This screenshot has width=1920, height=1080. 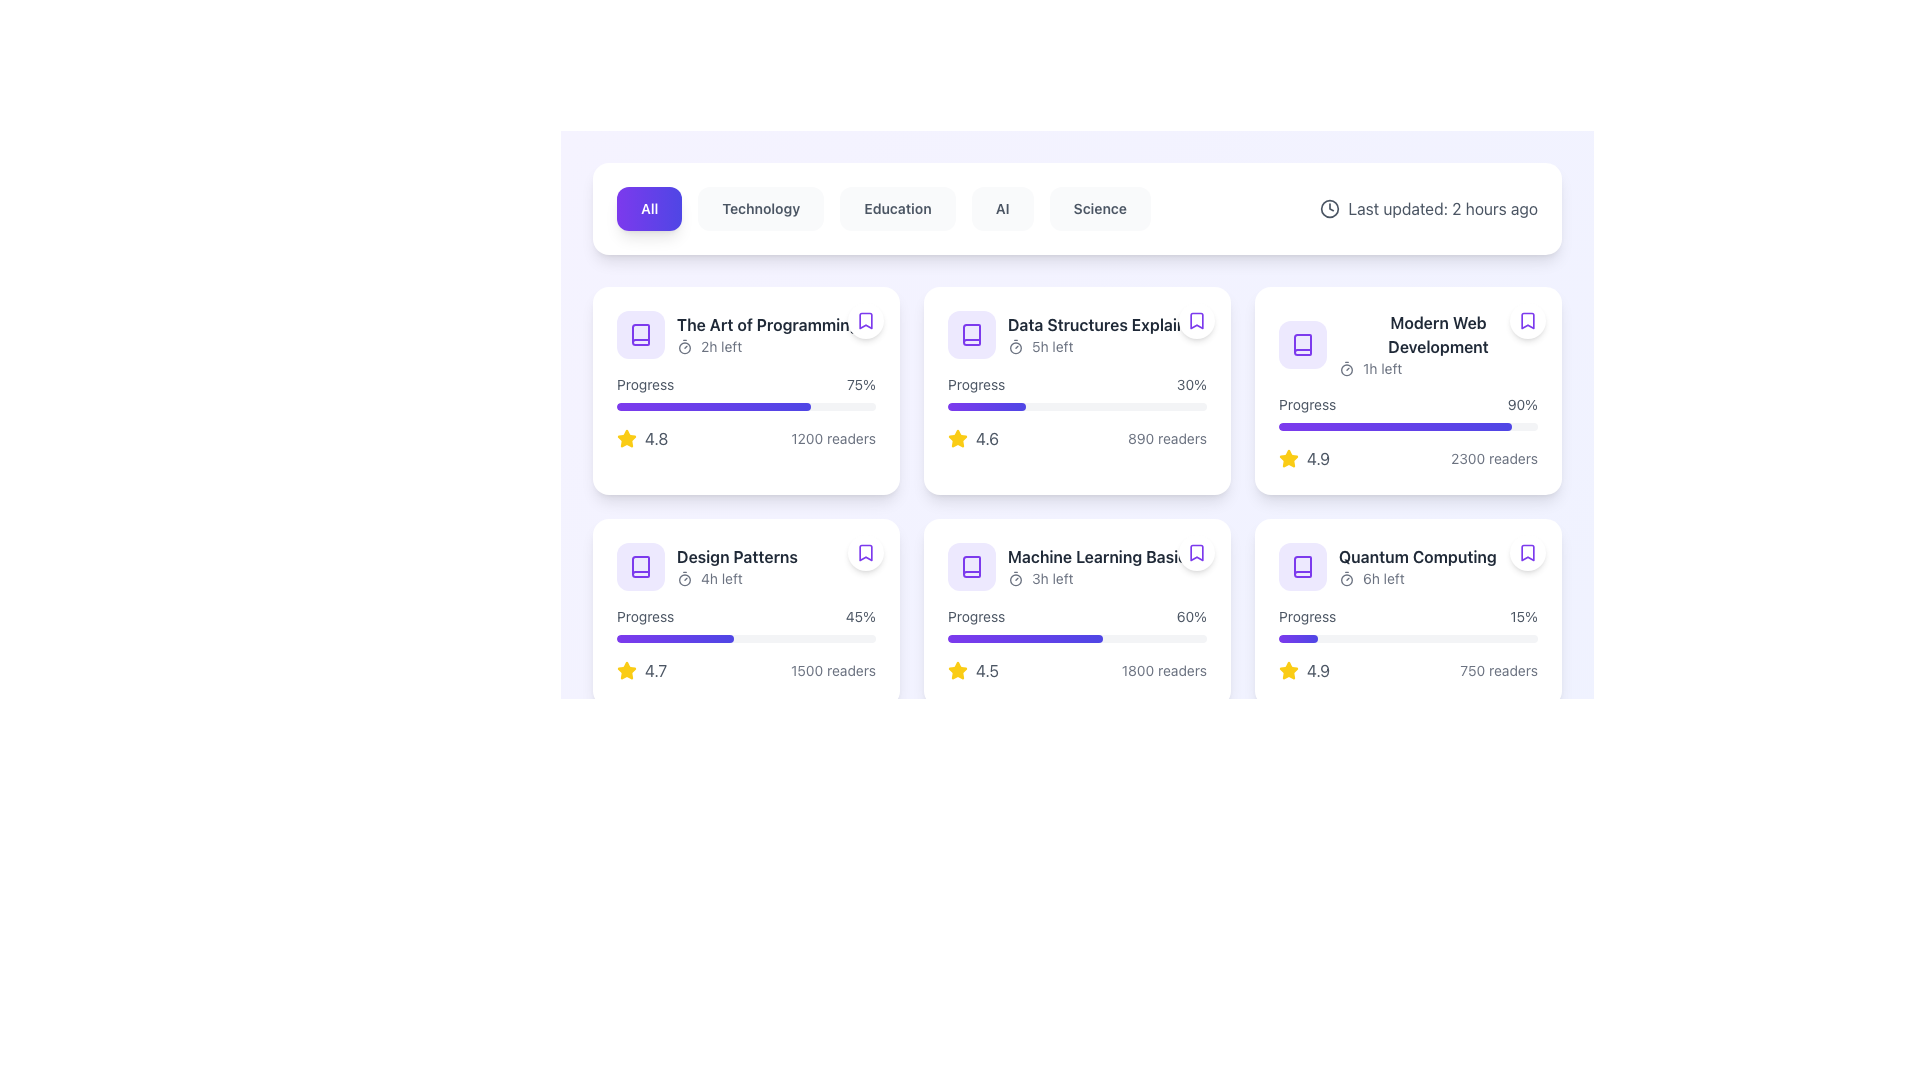 What do you see at coordinates (1289, 459) in the screenshot?
I see `the yellow filled star icon used as a rating symbol for 'Modern Web Development', located to the left of the numeric rating '4.9'` at bounding box center [1289, 459].